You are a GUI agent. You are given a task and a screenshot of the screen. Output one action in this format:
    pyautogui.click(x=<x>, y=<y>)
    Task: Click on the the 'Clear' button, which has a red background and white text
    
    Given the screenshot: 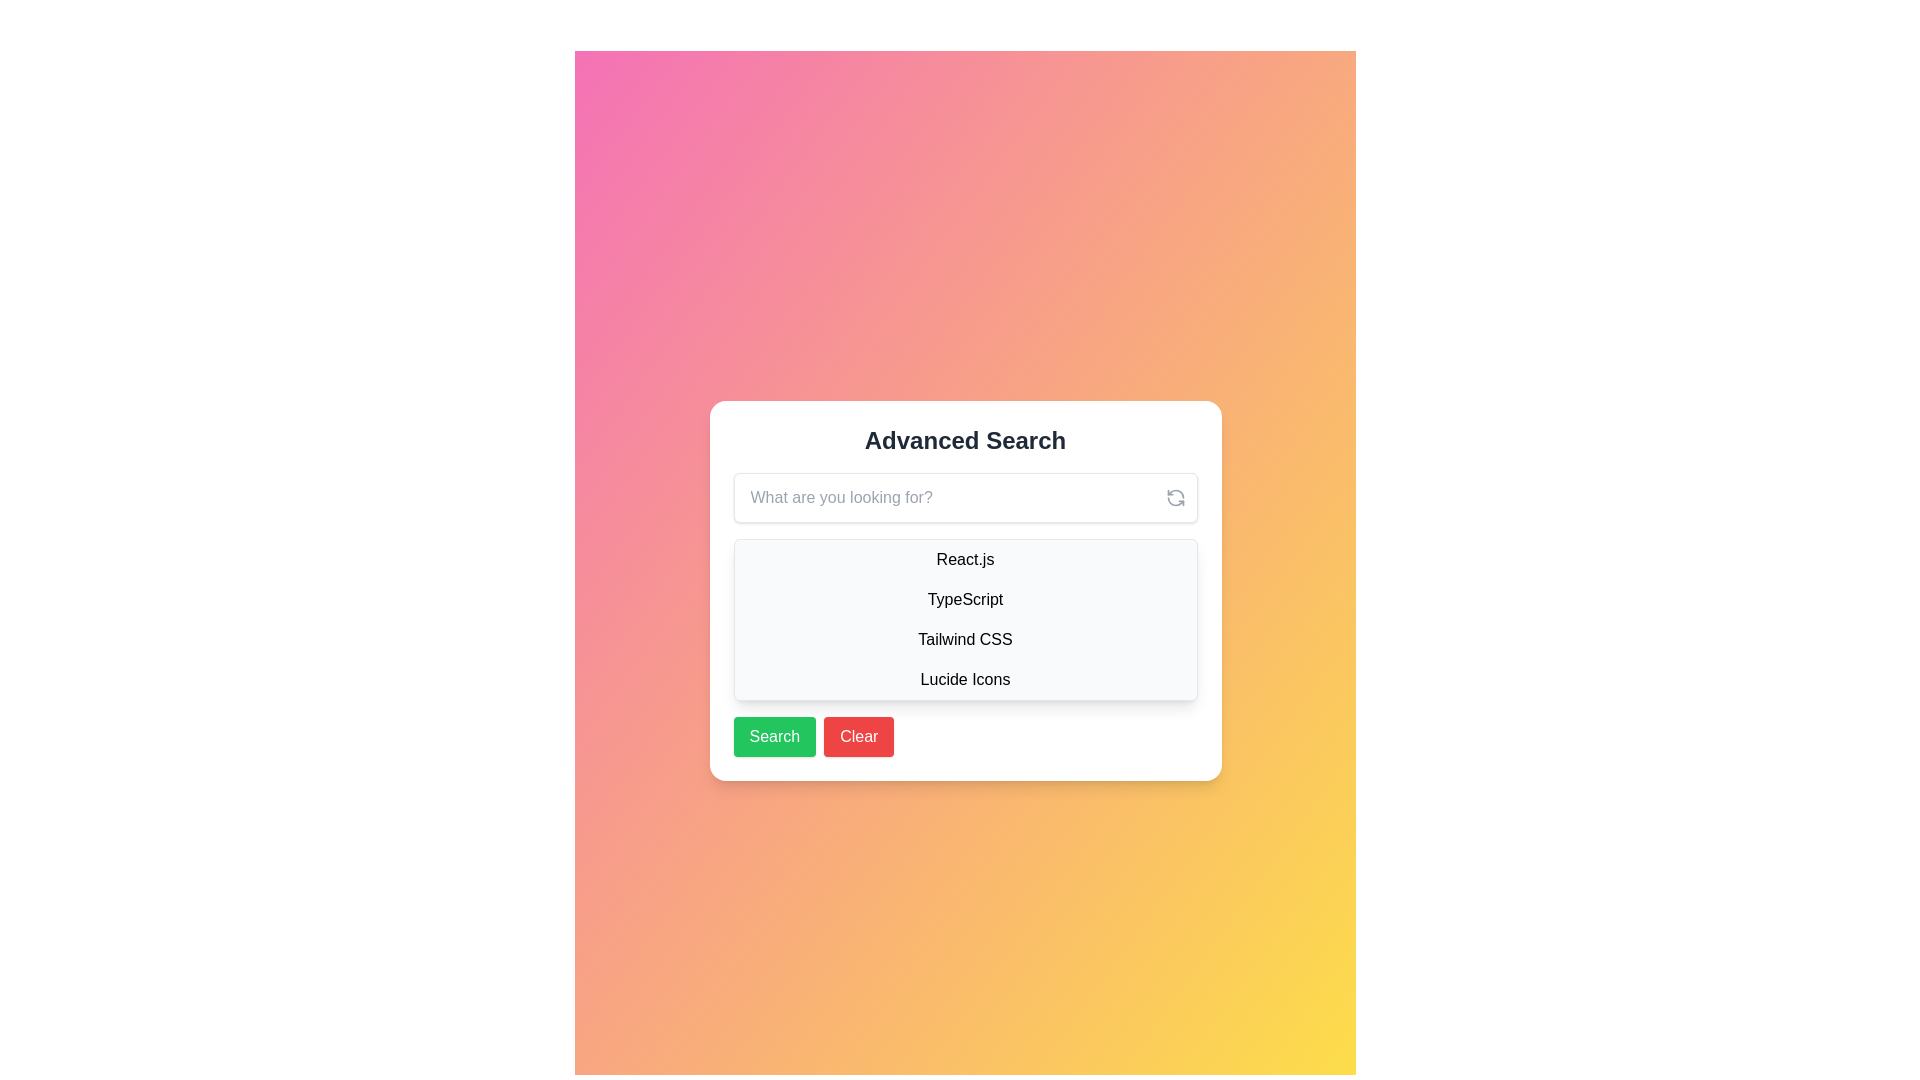 What is the action you would take?
    pyautogui.click(x=859, y=736)
    